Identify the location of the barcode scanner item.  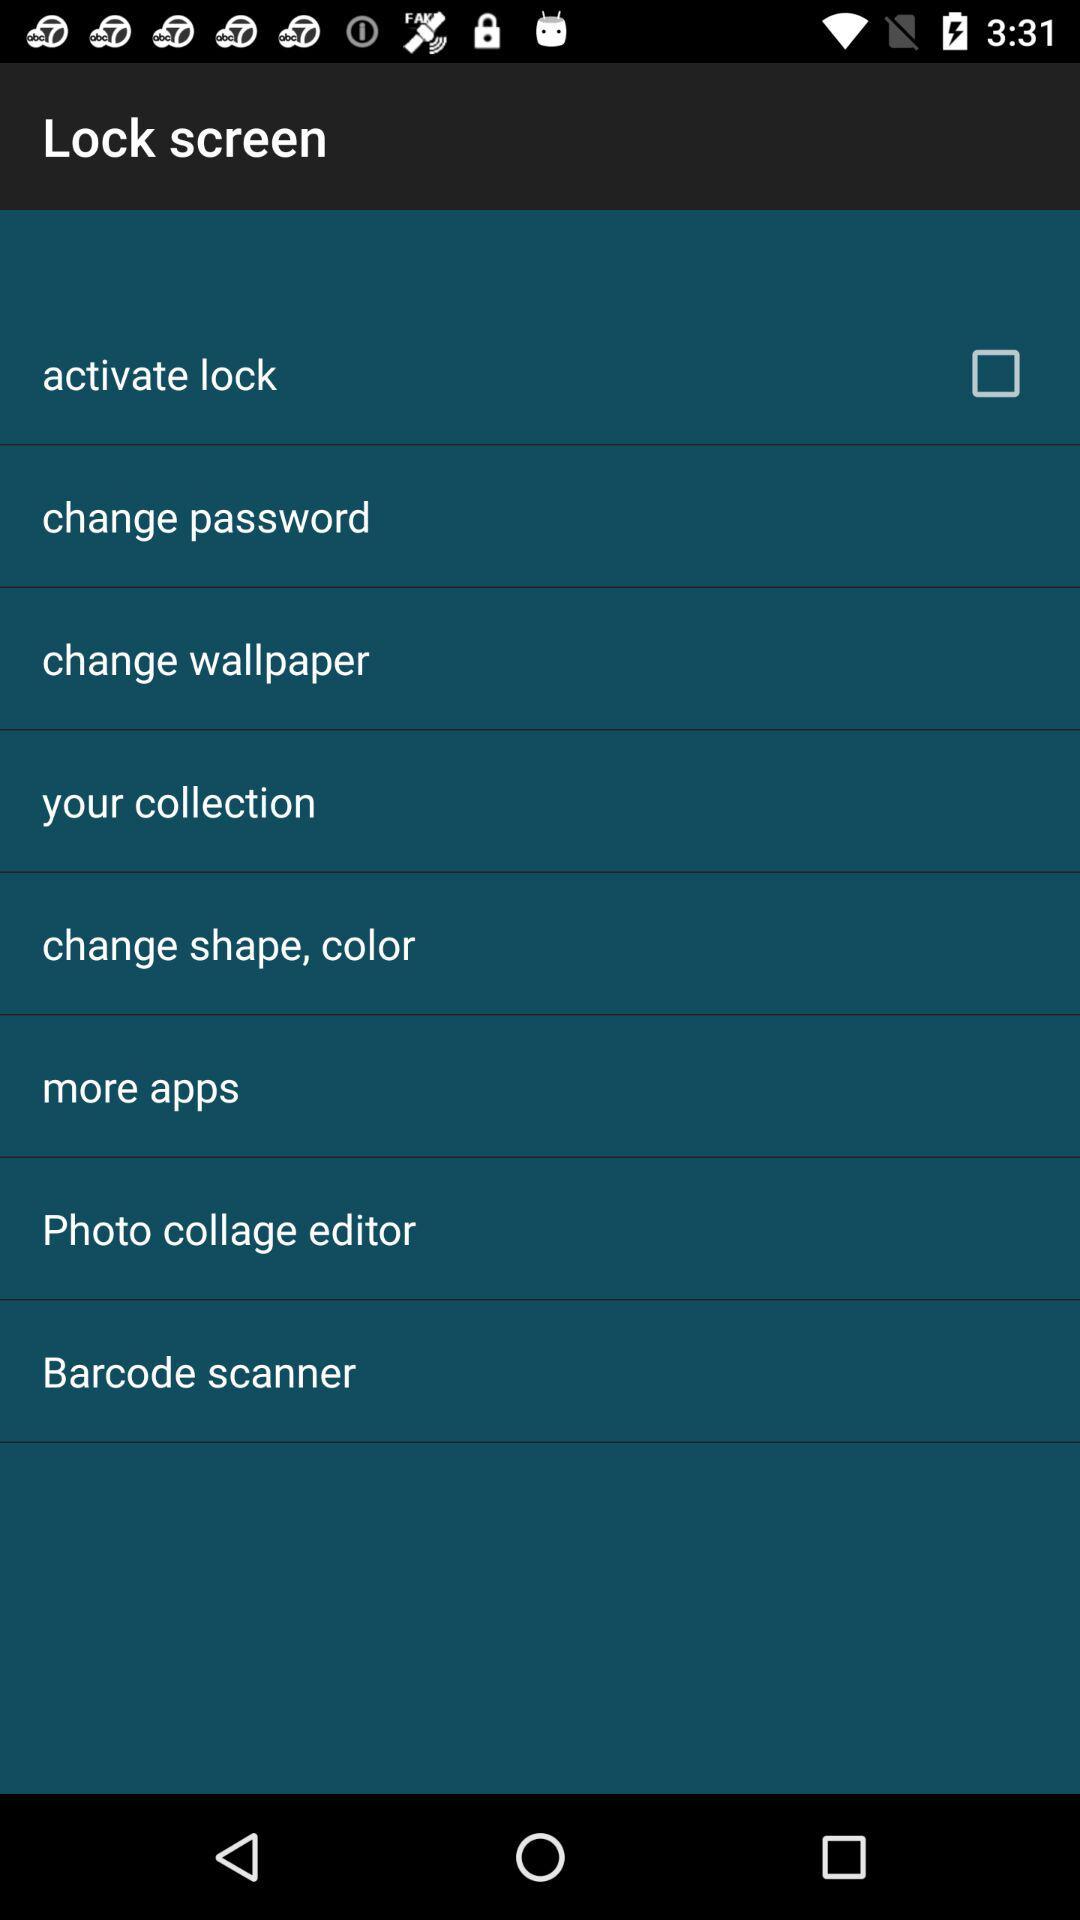
(199, 1370).